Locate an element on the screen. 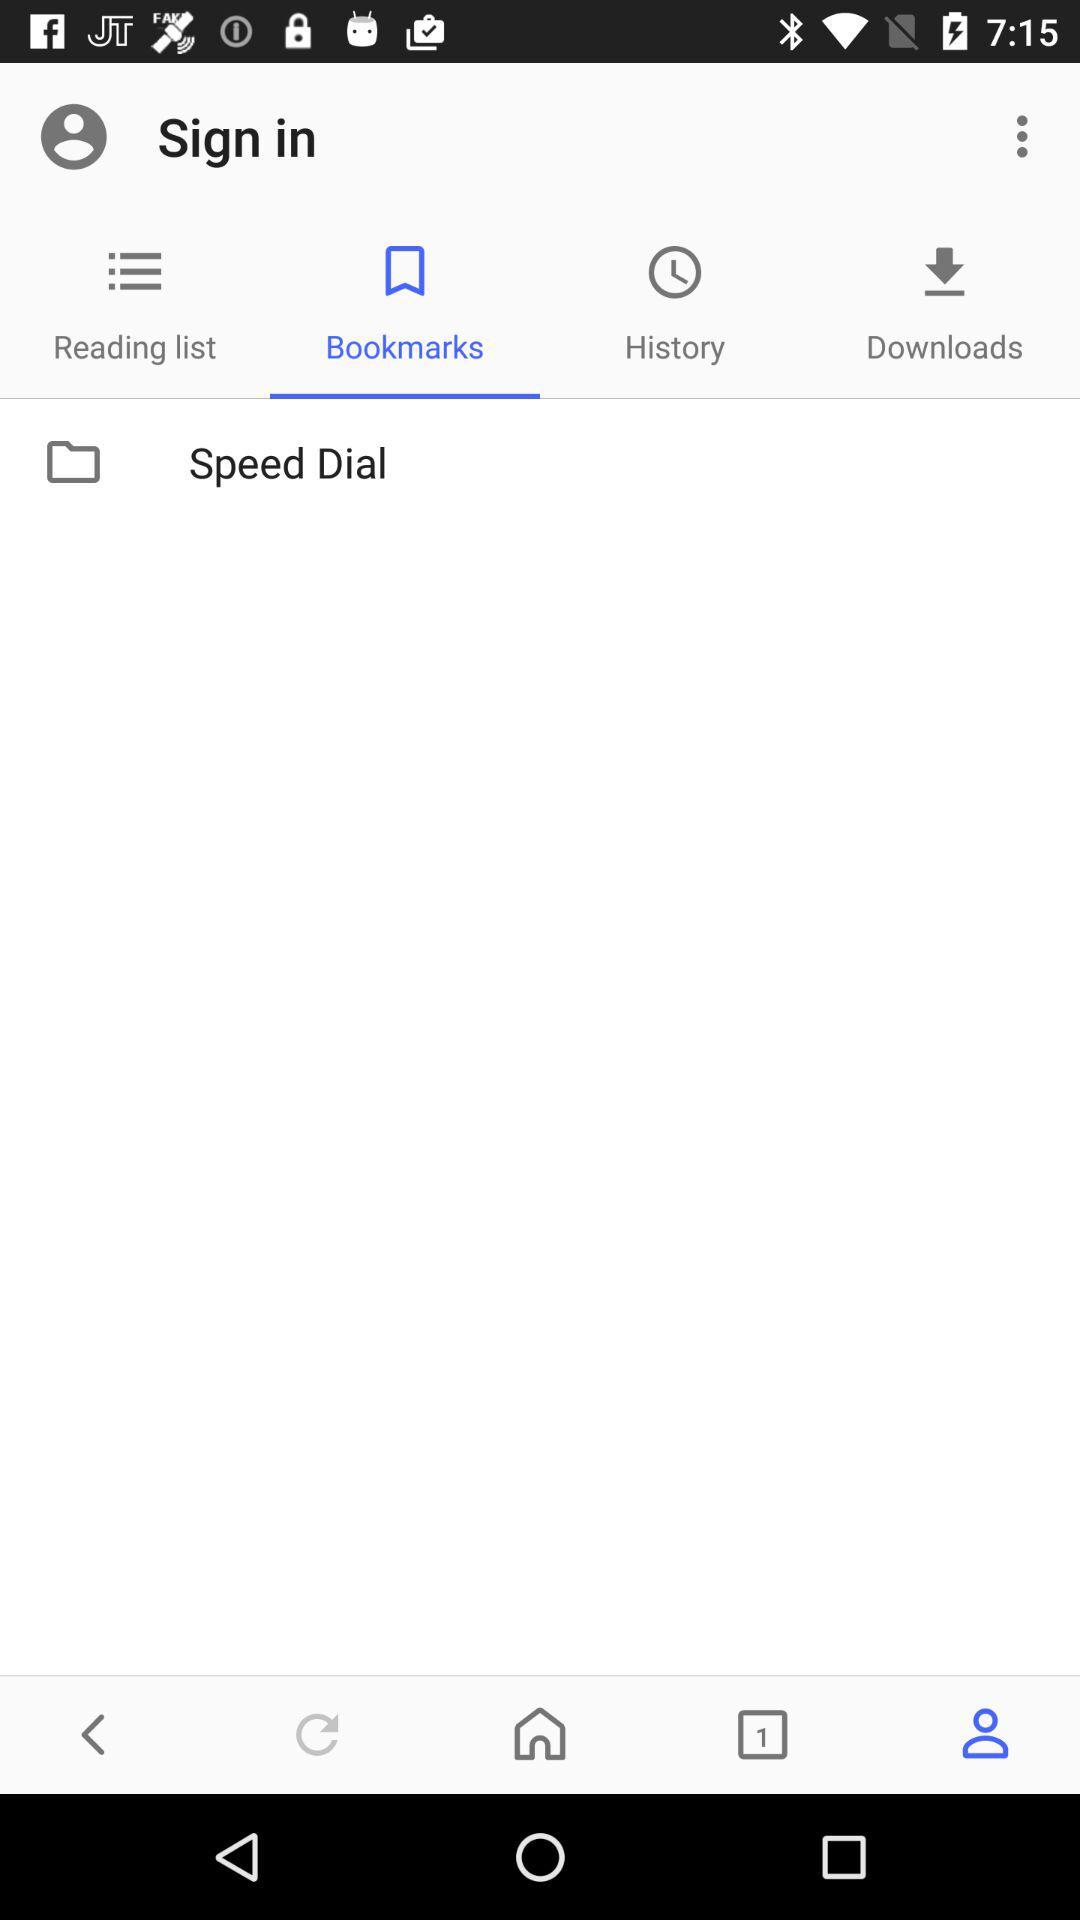 This screenshot has width=1080, height=1920. the home icon is located at coordinates (540, 1733).